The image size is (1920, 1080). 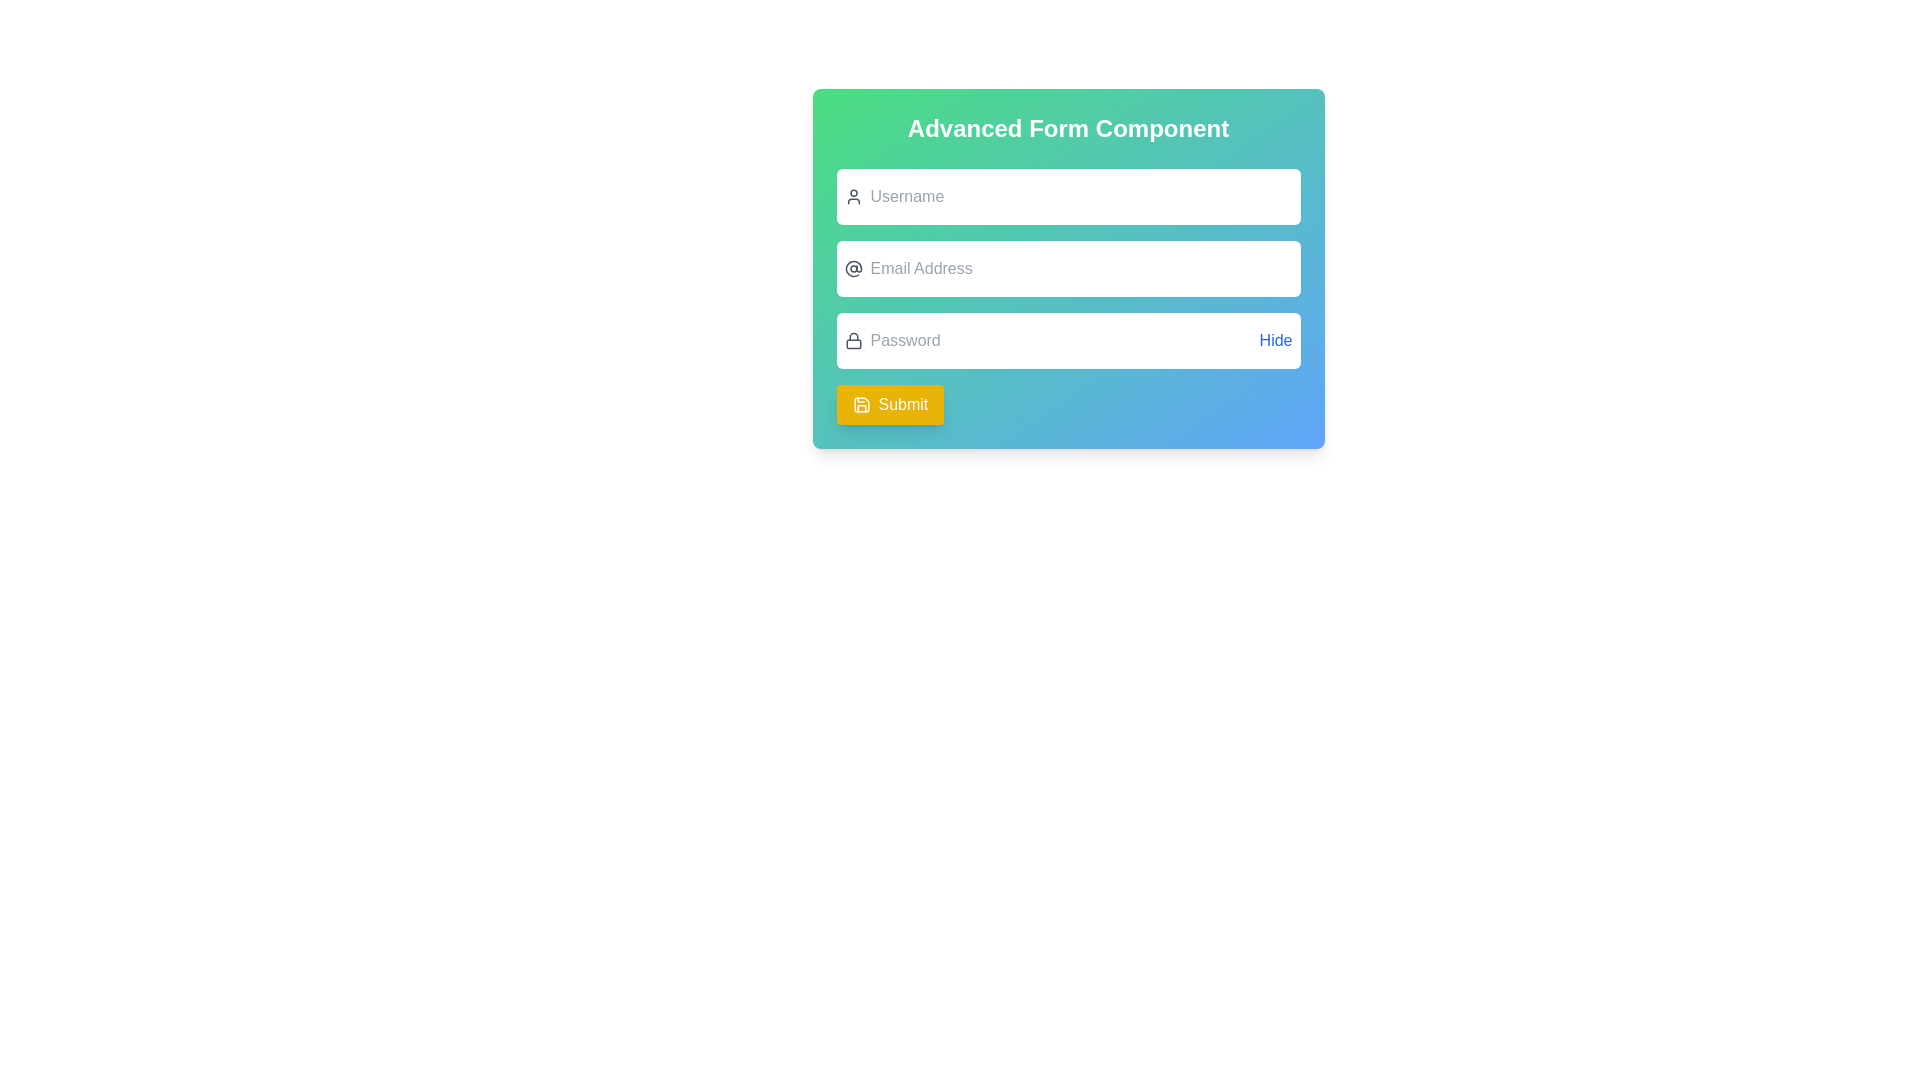 What do you see at coordinates (1067, 128) in the screenshot?
I see `the text label displaying 'Advanced Form Component', which is a large bold title centered in a gradient background box at the top of the form layout` at bounding box center [1067, 128].